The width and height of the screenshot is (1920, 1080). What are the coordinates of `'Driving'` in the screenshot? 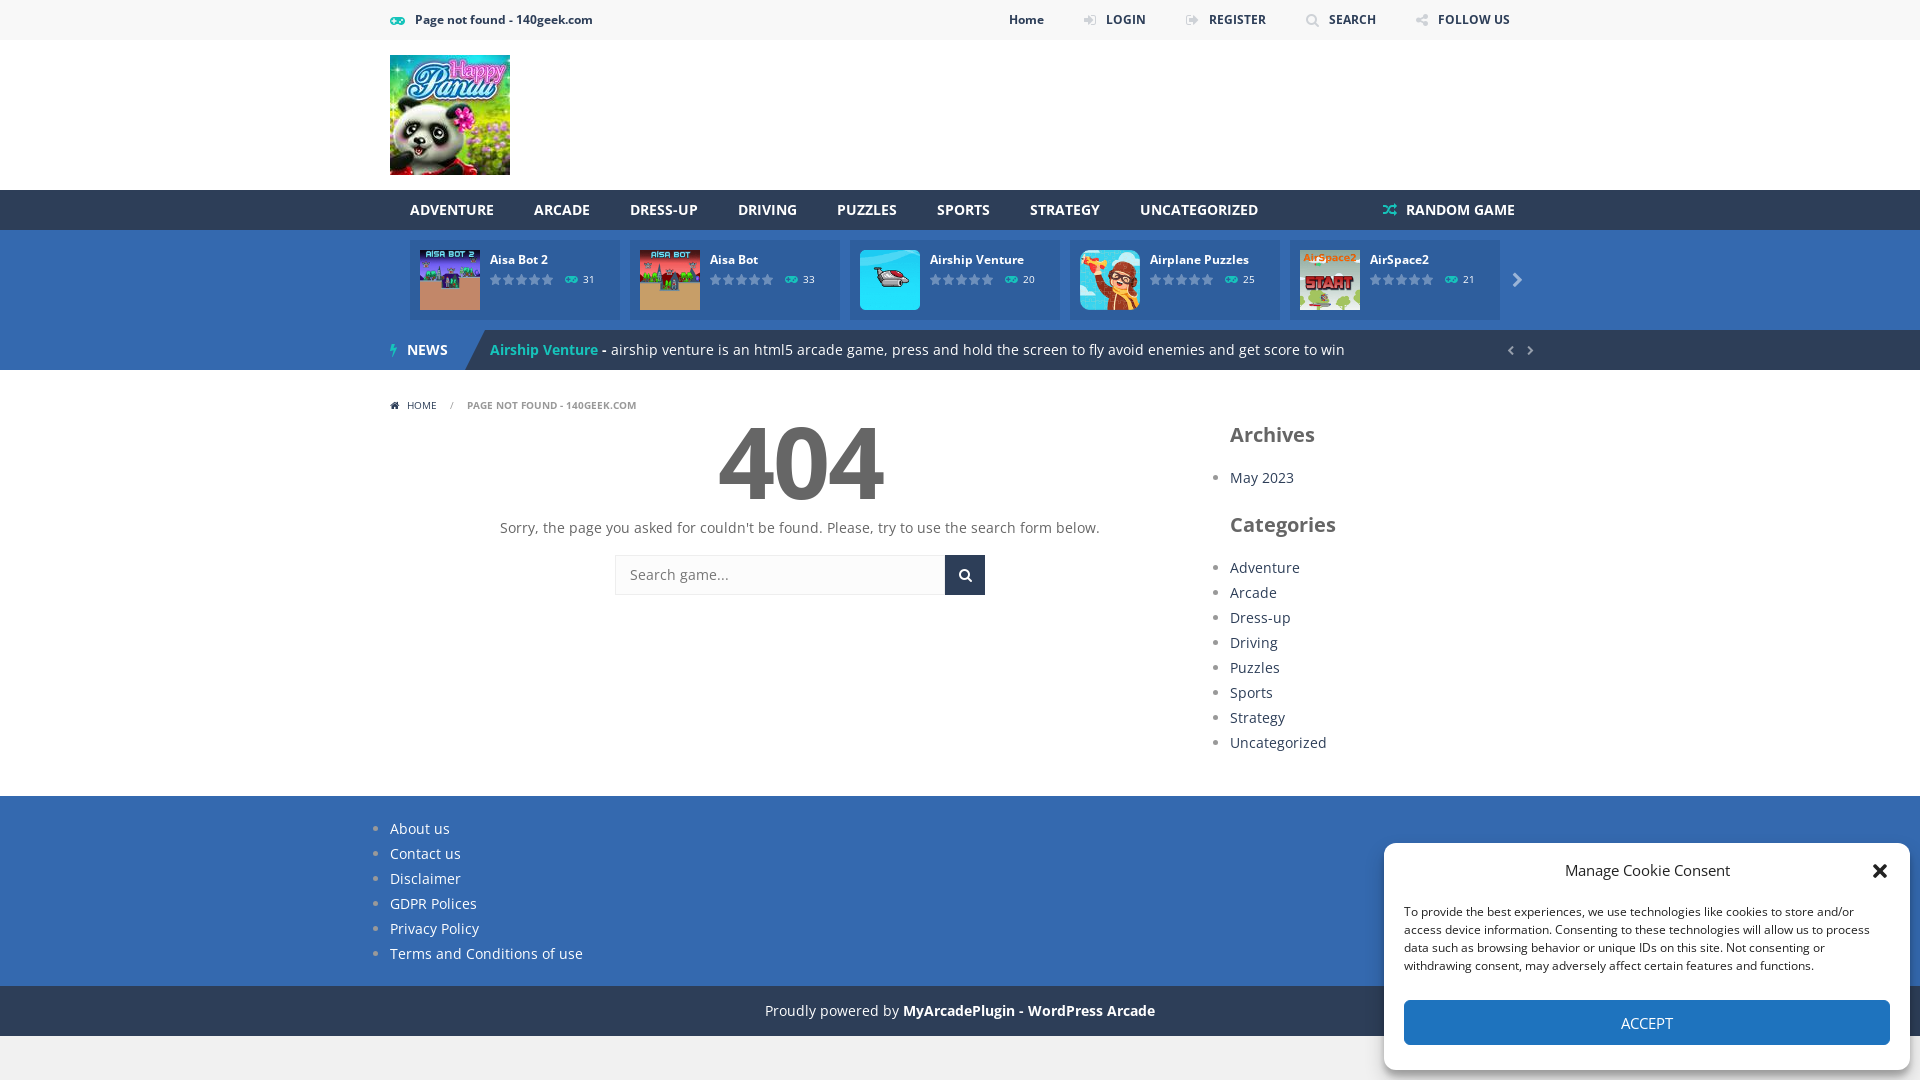 It's located at (1252, 642).